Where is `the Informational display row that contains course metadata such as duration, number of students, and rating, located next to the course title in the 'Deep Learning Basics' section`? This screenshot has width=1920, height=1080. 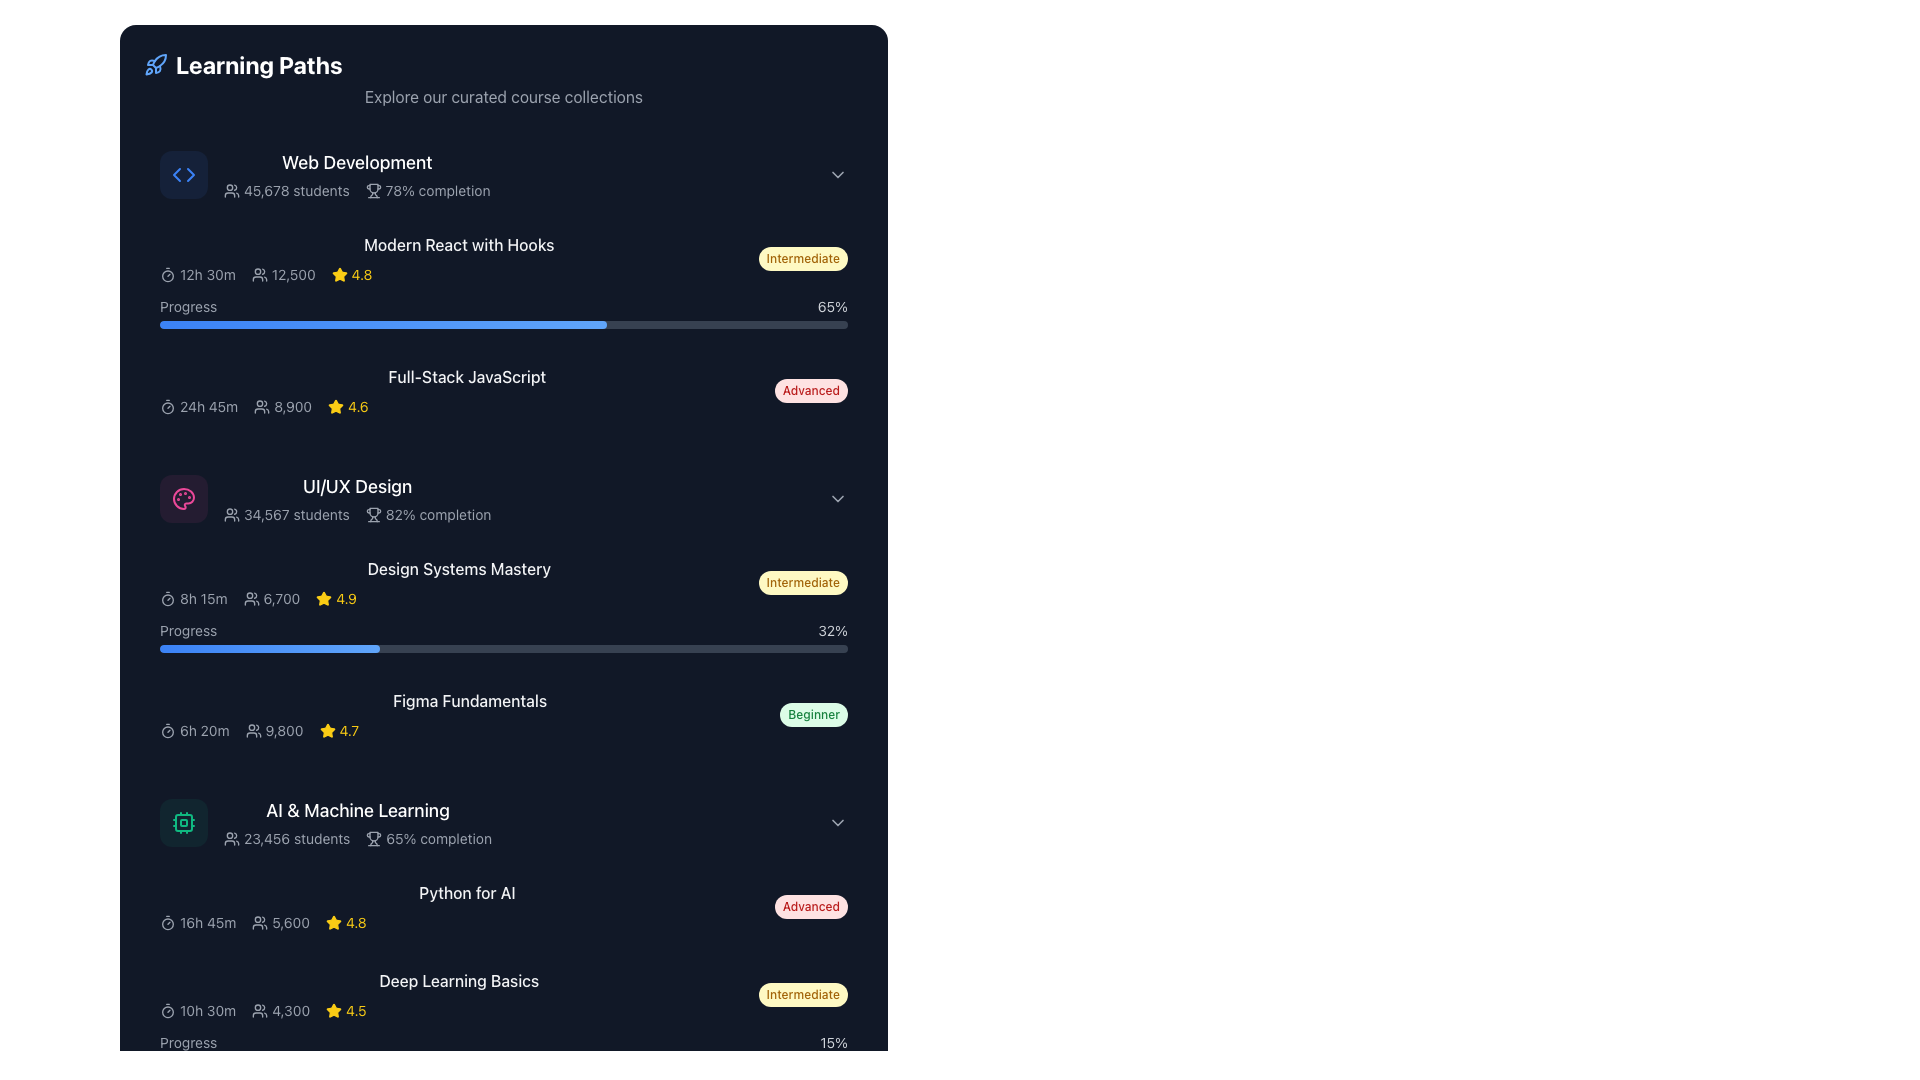
the Informational display row that contains course metadata such as duration, number of students, and rating, located next to the course title in the 'Deep Learning Basics' section is located at coordinates (458, 1010).